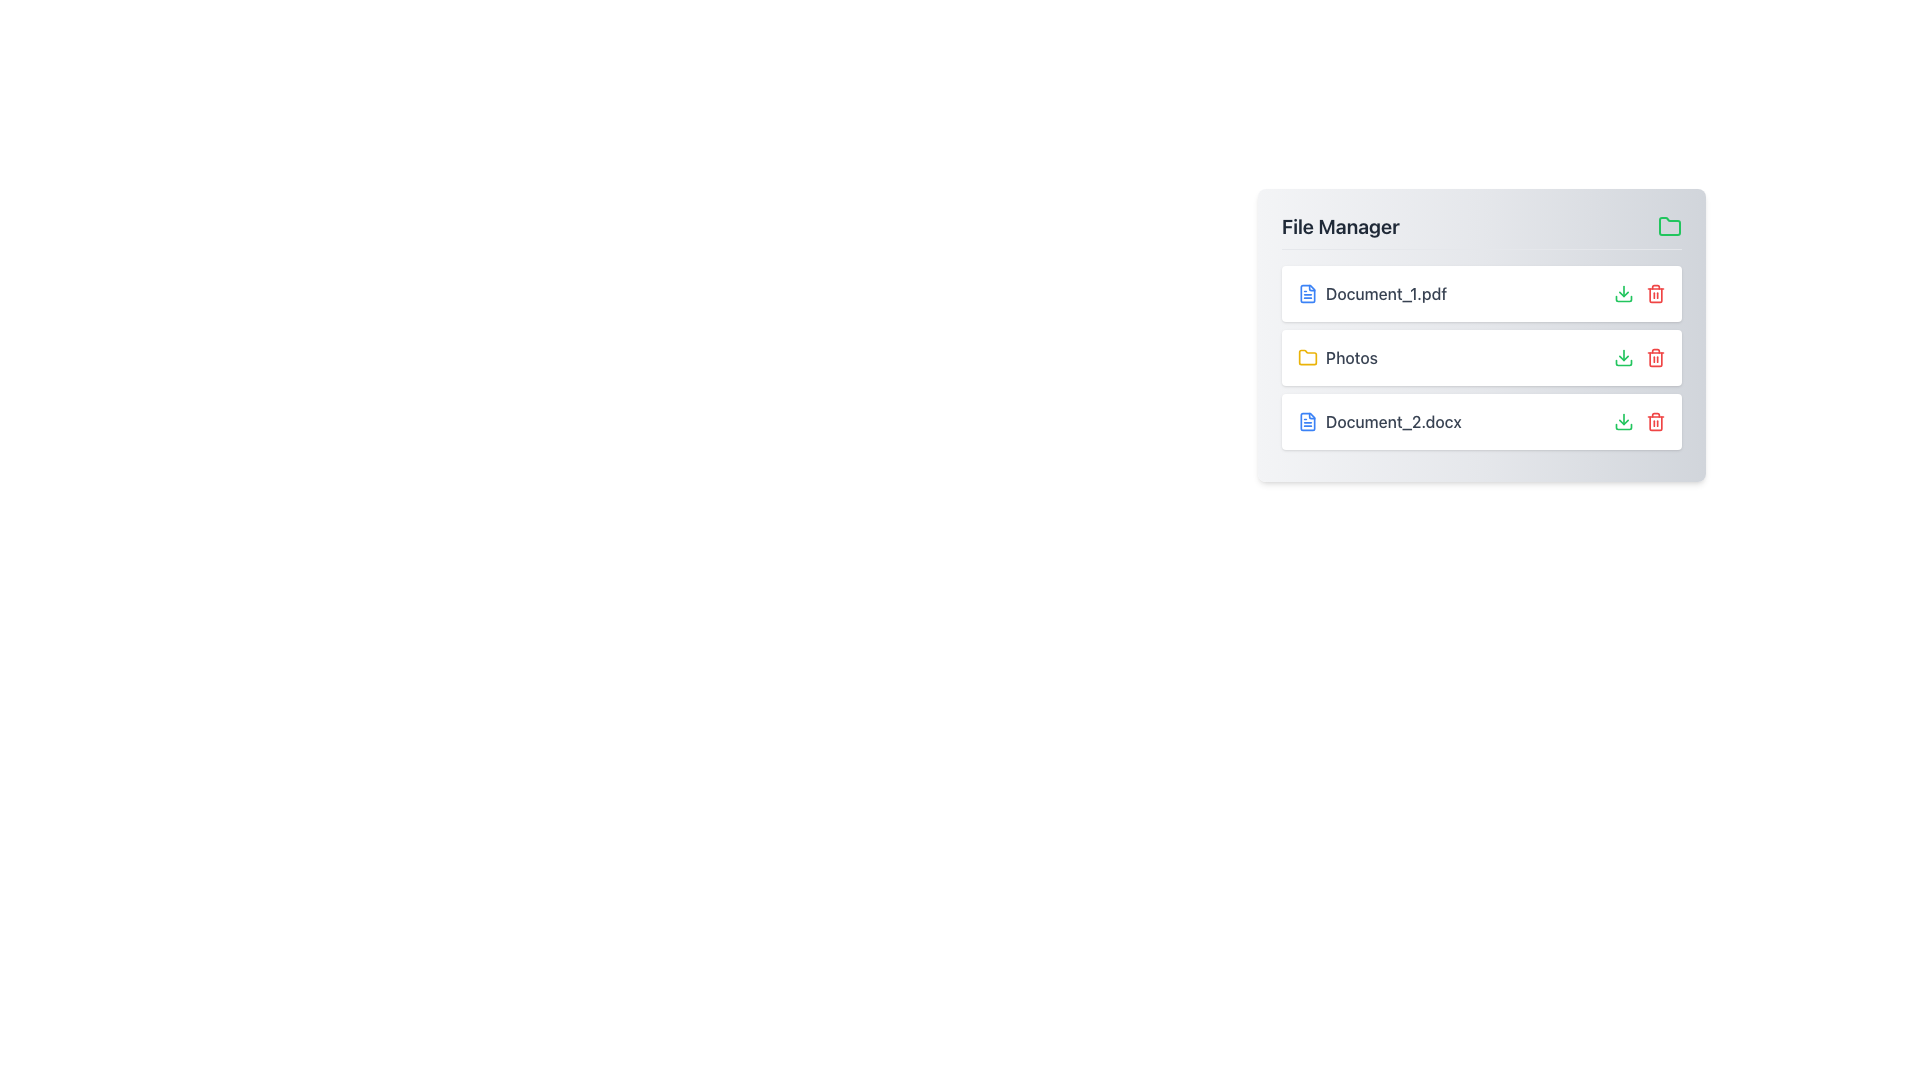  Describe the element at coordinates (1392, 420) in the screenshot. I see `the text label displaying 'Document_2.docx'` at that location.